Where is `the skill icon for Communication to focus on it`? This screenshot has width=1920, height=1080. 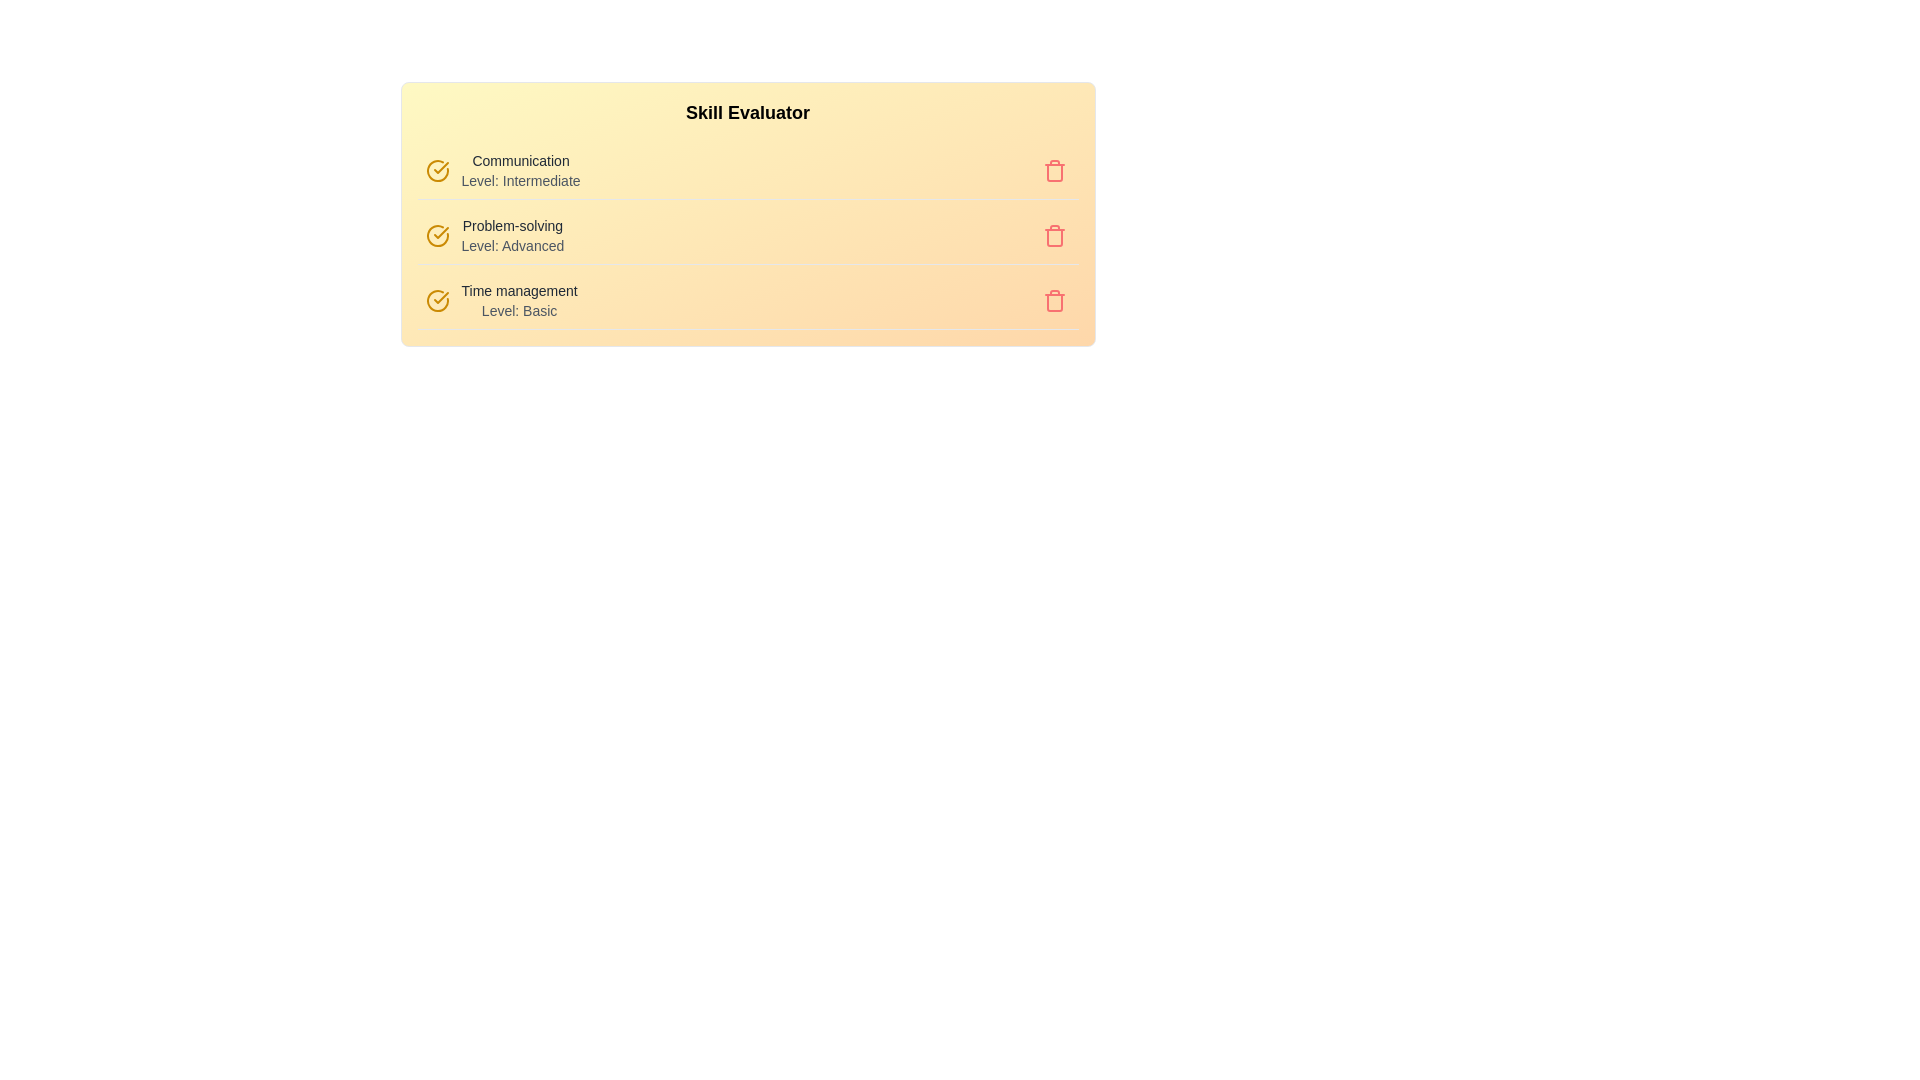
the skill icon for Communication to focus on it is located at coordinates (436, 169).